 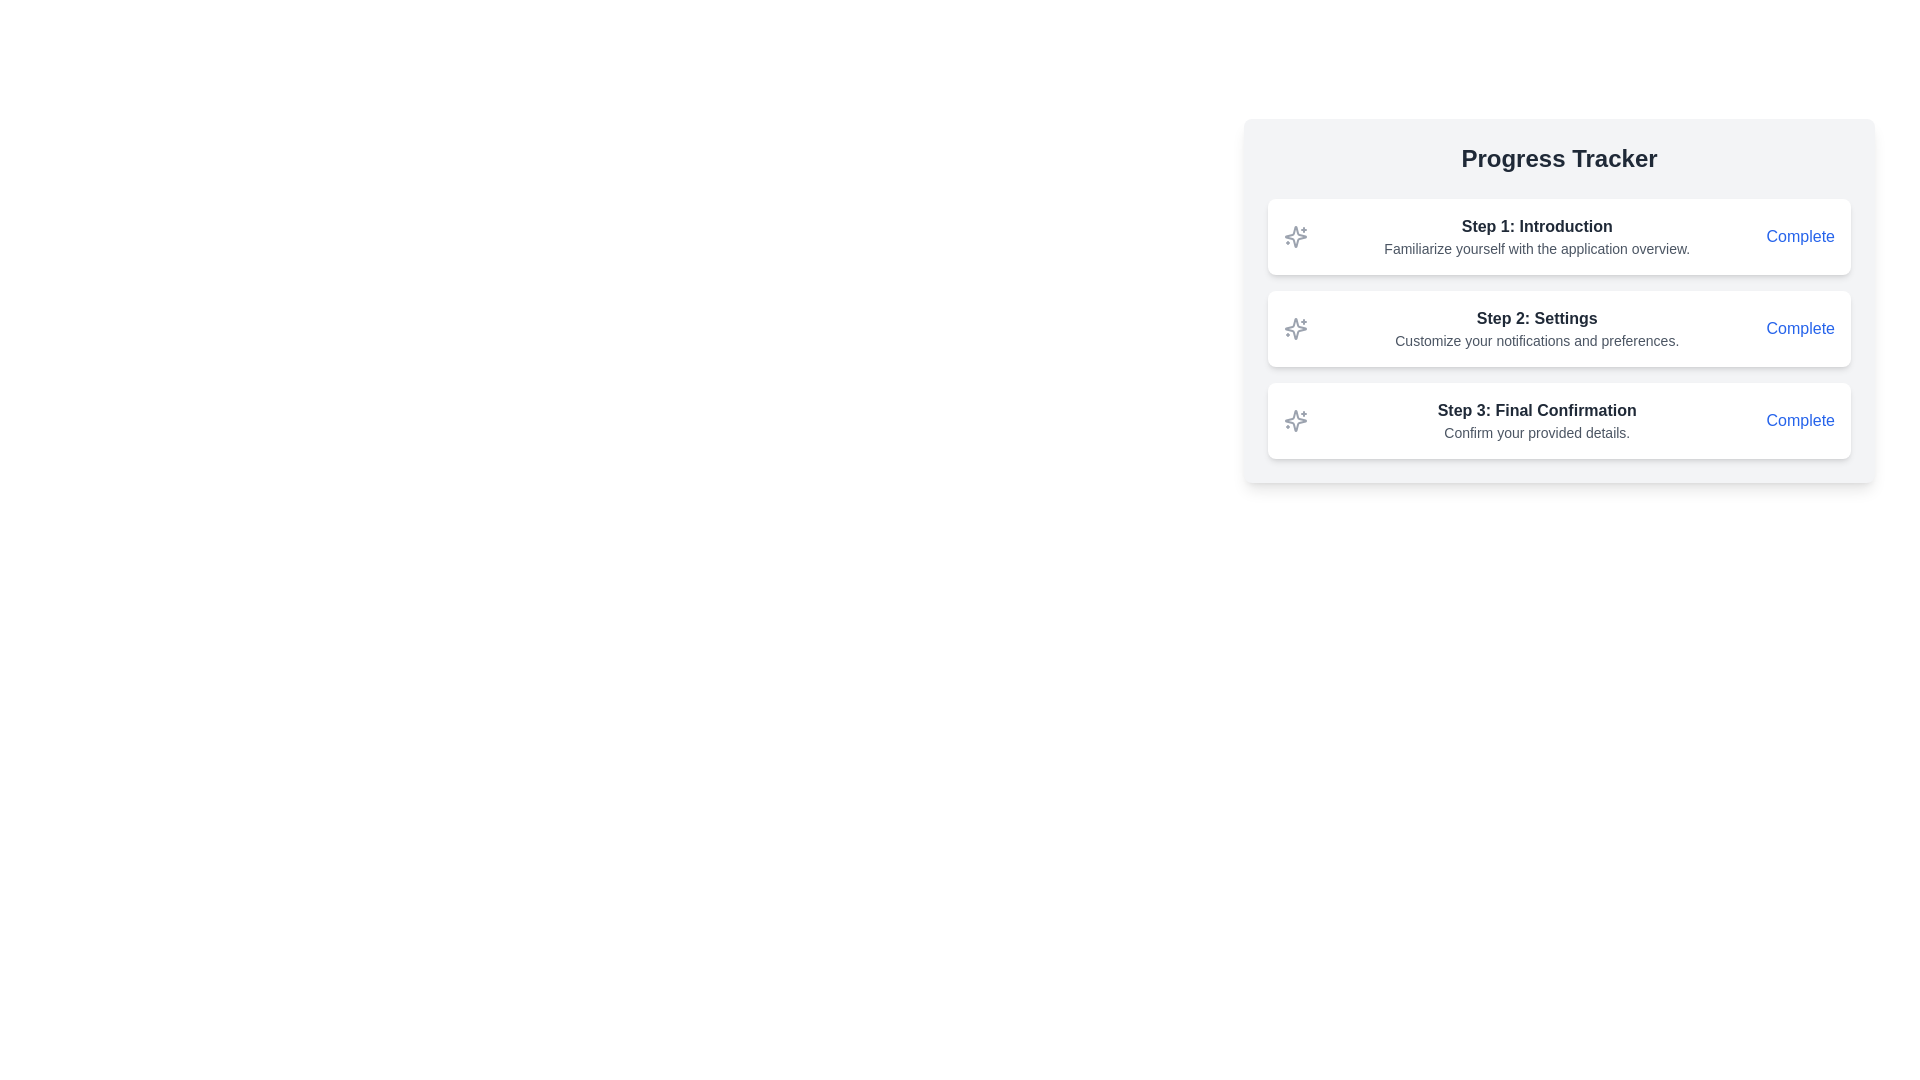 What do you see at coordinates (1296, 235) in the screenshot?
I see `the icon associated with the first step in the progress tracker to interact with the step` at bounding box center [1296, 235].